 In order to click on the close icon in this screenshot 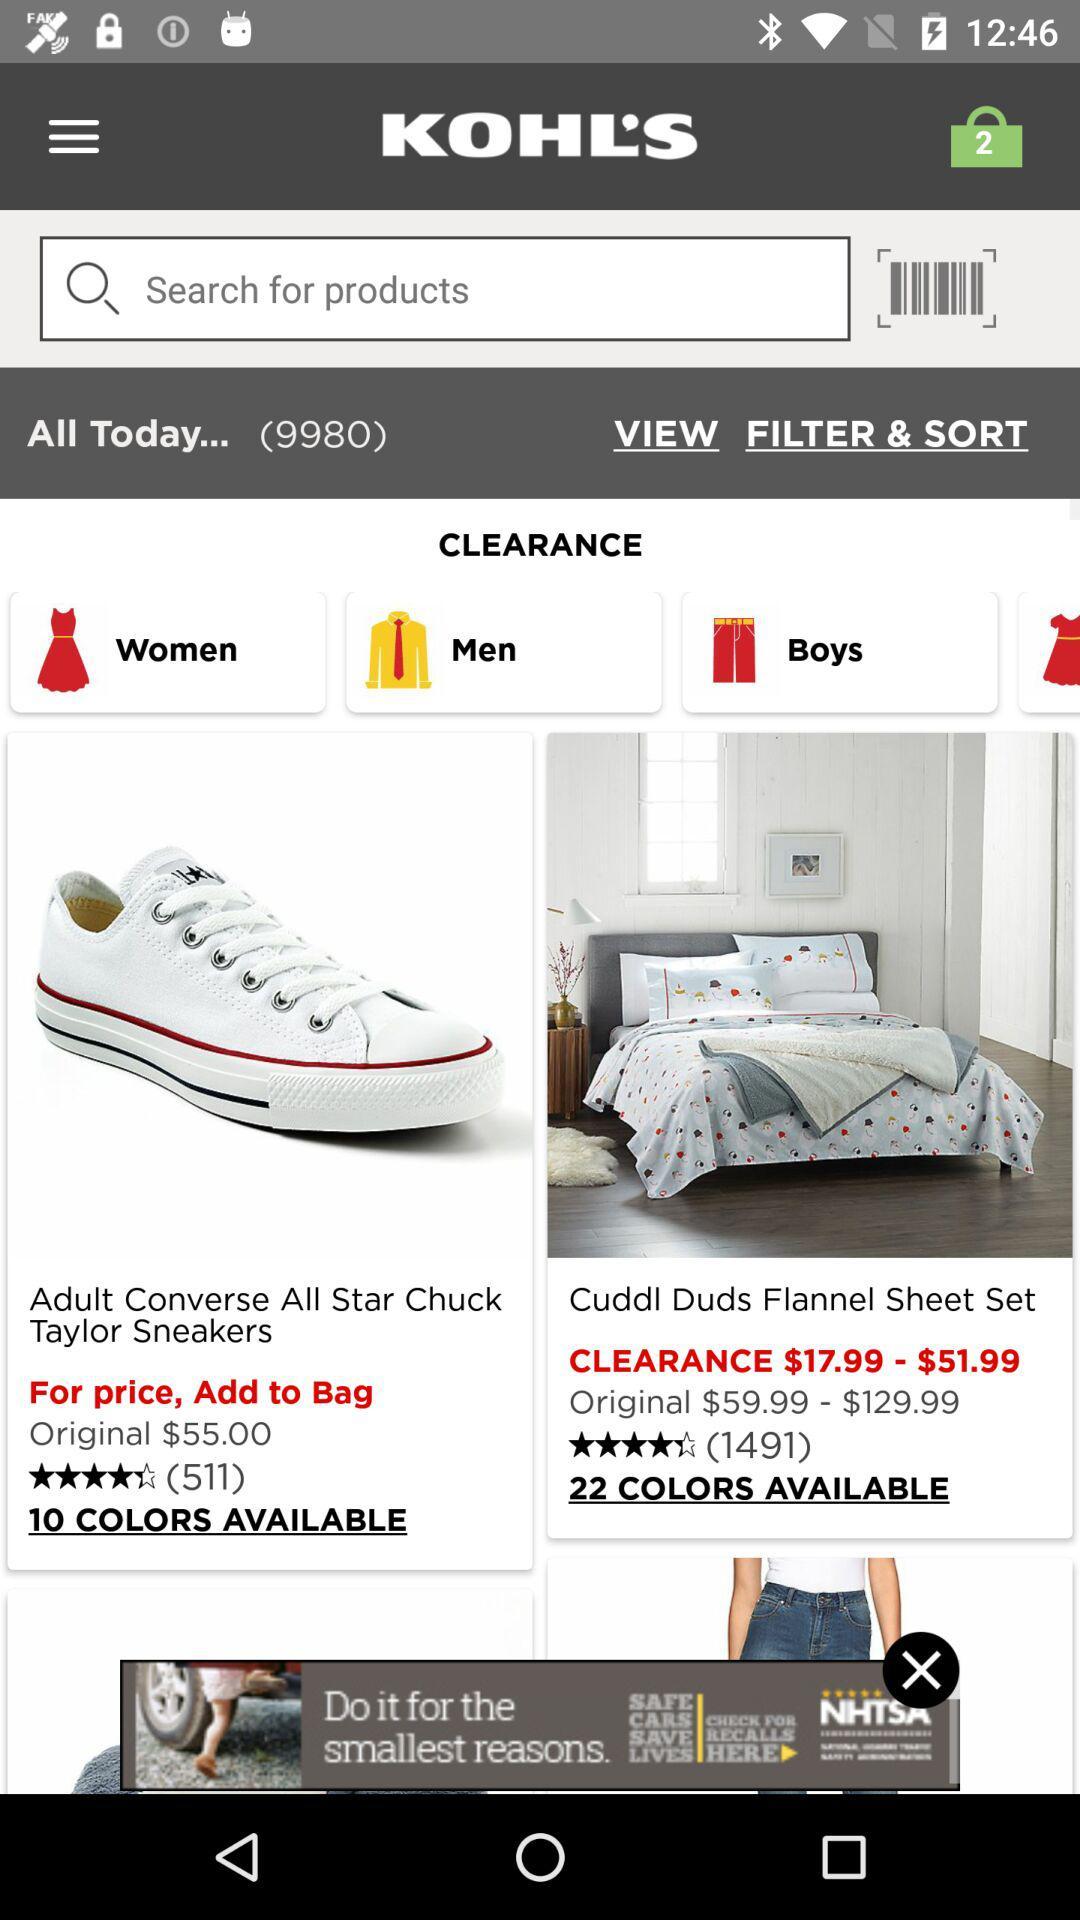, I will do `click(920, 1695)`.